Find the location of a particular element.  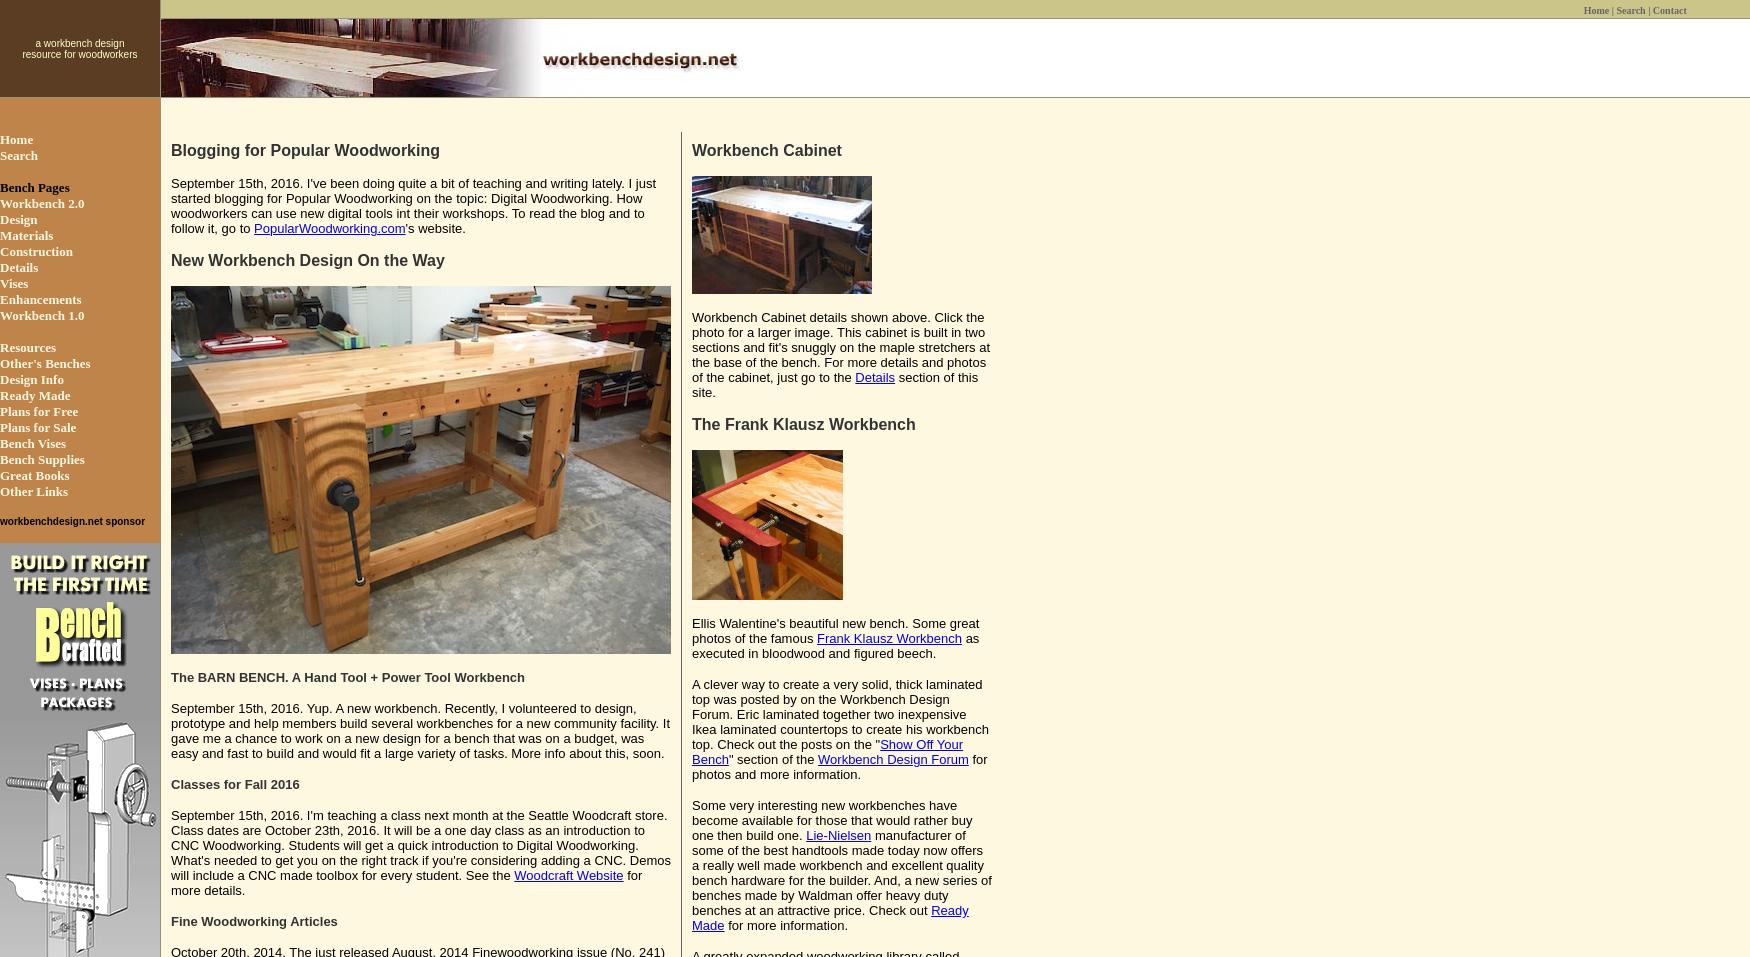

'Vises' is located at coordinates (13, 282).